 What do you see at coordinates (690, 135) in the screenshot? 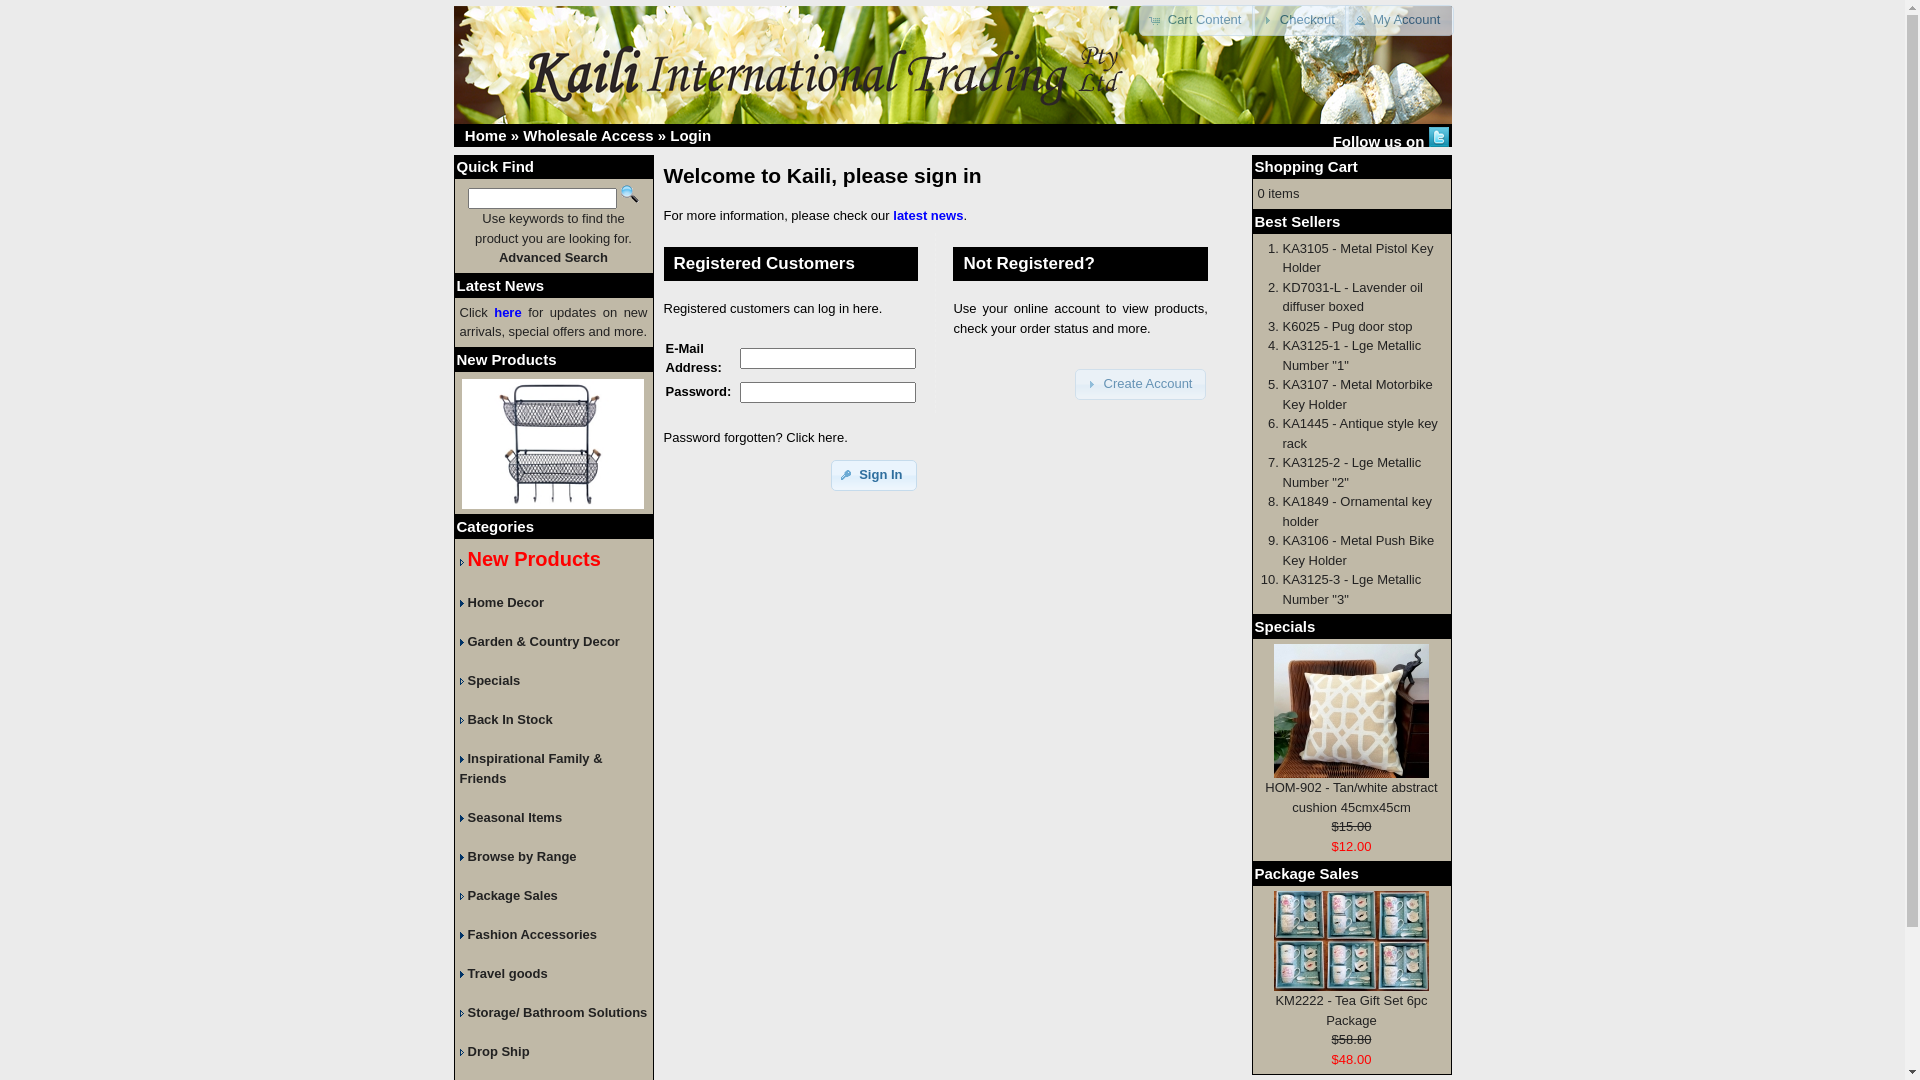
I see `'Login'` at bounding box center [690, 135].